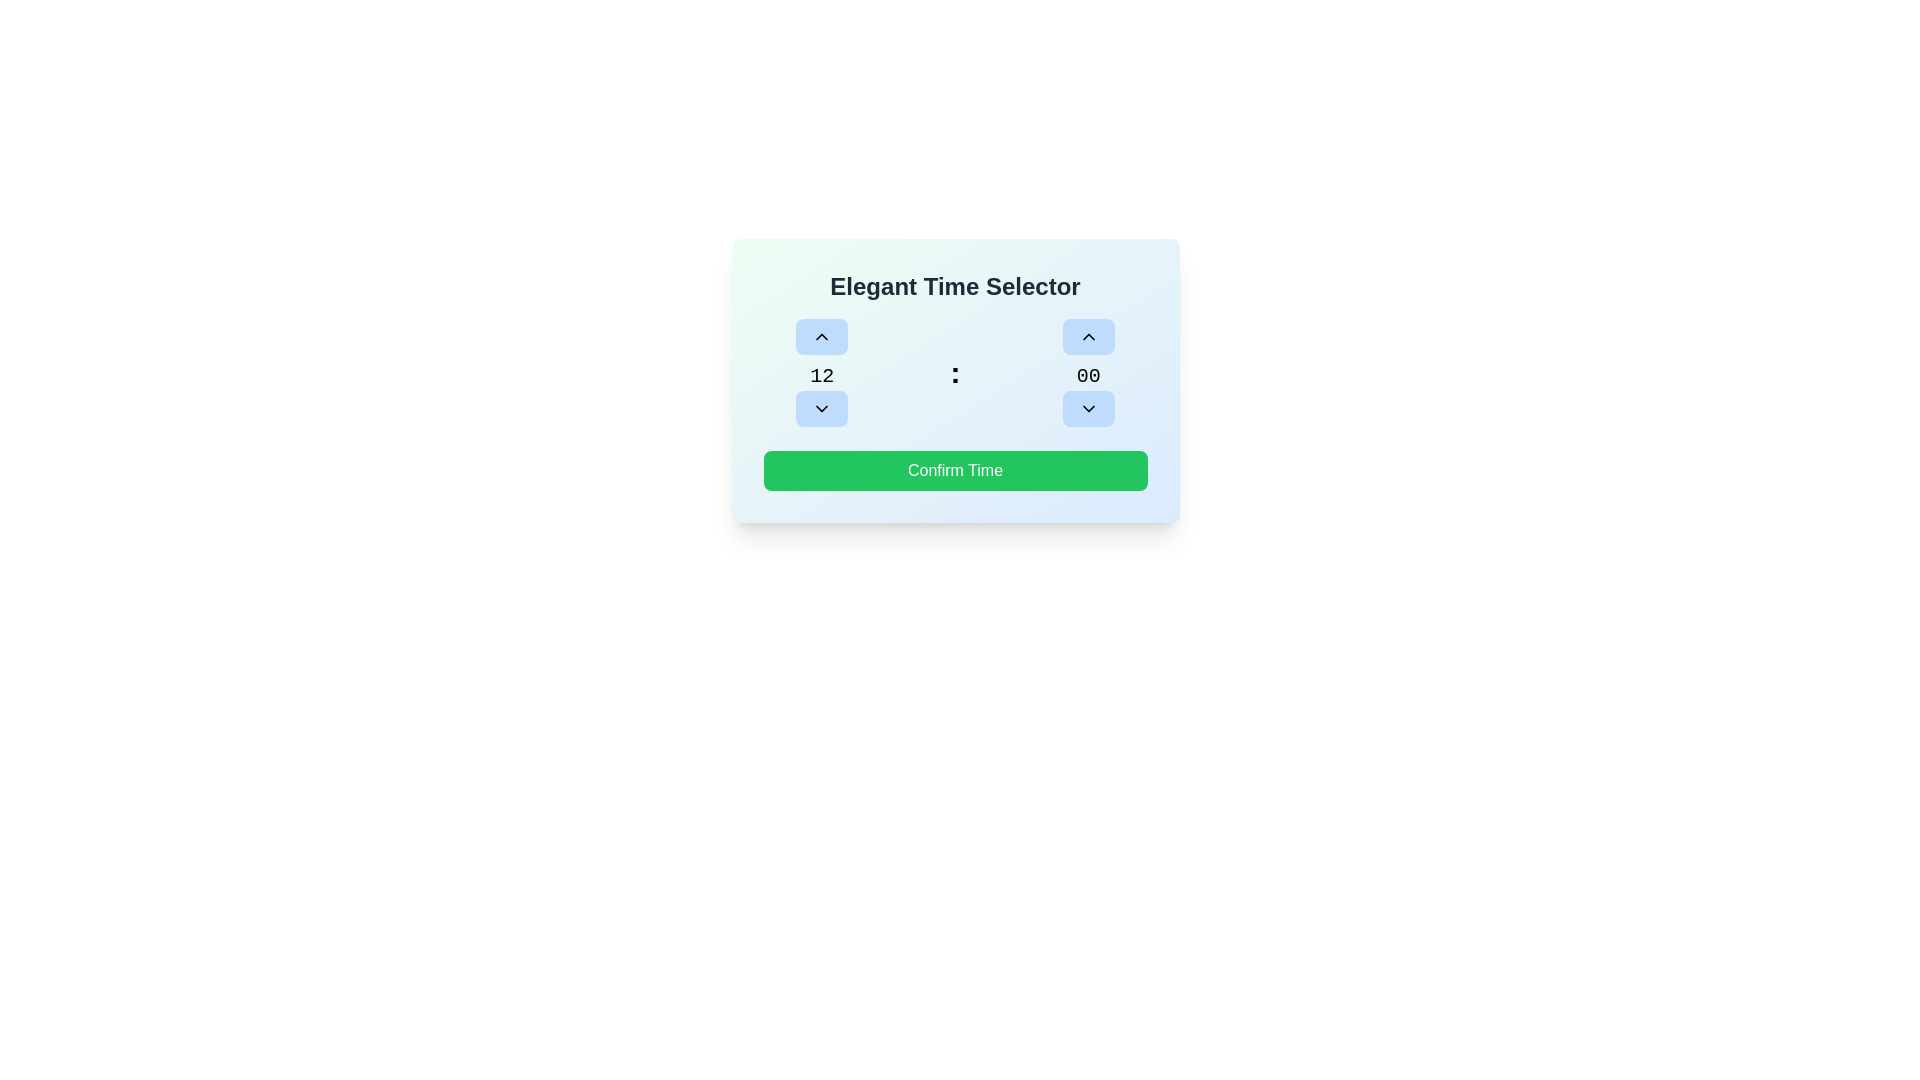 The width and height of the screenshot is (1920, 1080). What do you see at coordinates (1087, 335) in the screenshot?
I see `the upward arrow button with a light blue background located at the top of the right time adjustment column to increment the value` at bounding box center [1087, 335].